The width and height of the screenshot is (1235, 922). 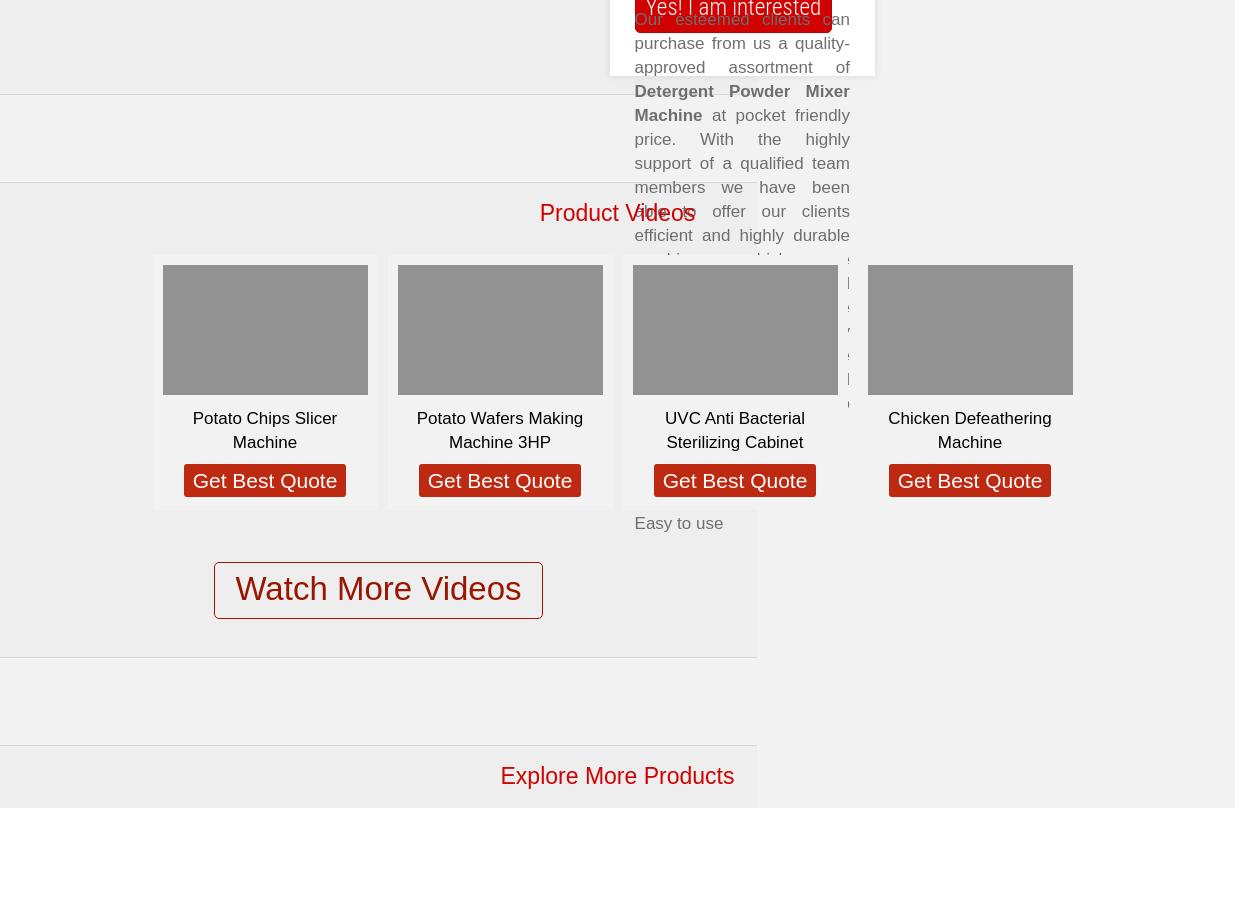 What do you see at coordinates (672, 450) in the screenshot?
I see `'Features:'` at bounding box center [672, 450].